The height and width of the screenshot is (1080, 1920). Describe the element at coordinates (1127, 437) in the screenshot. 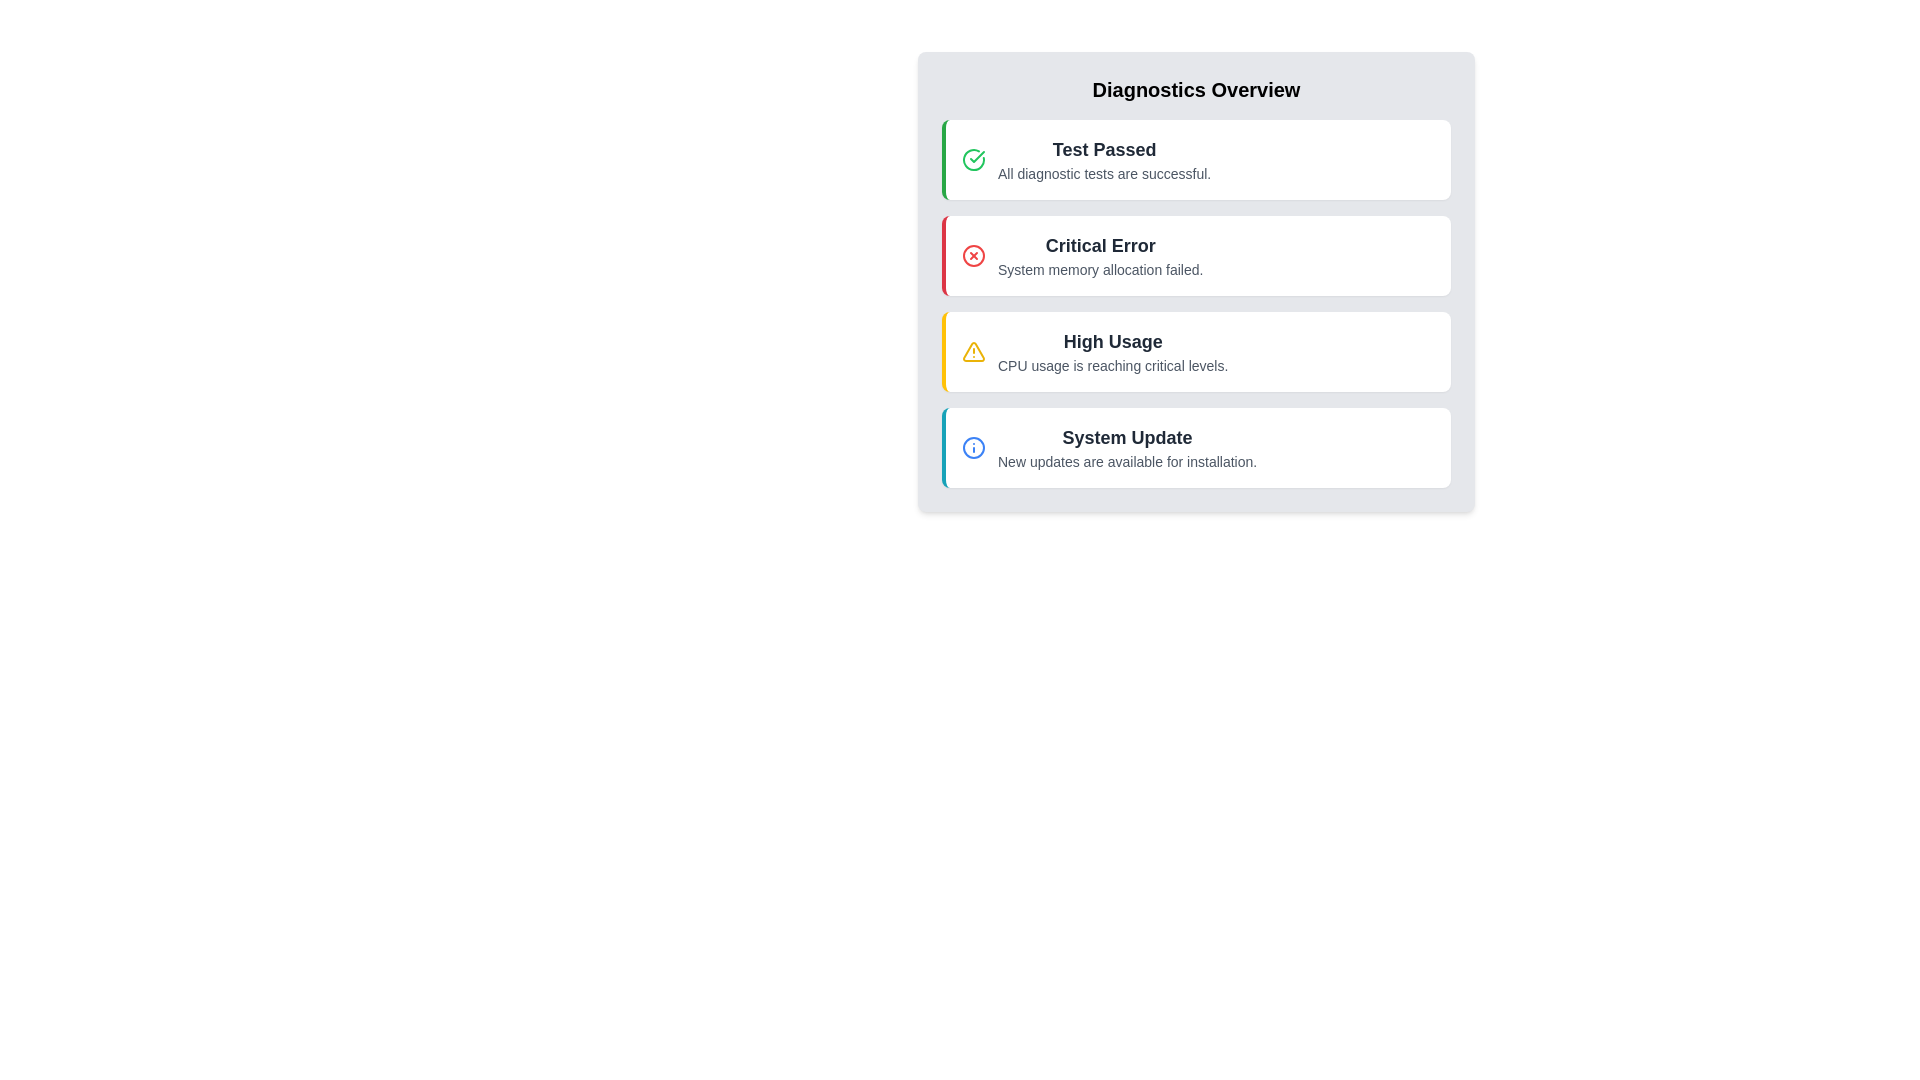

I see `the 'System Update' title text label, which is styled in large, bold typography and is positioned centrally at the bottom of the interface, just above the explanatory text` at that location.